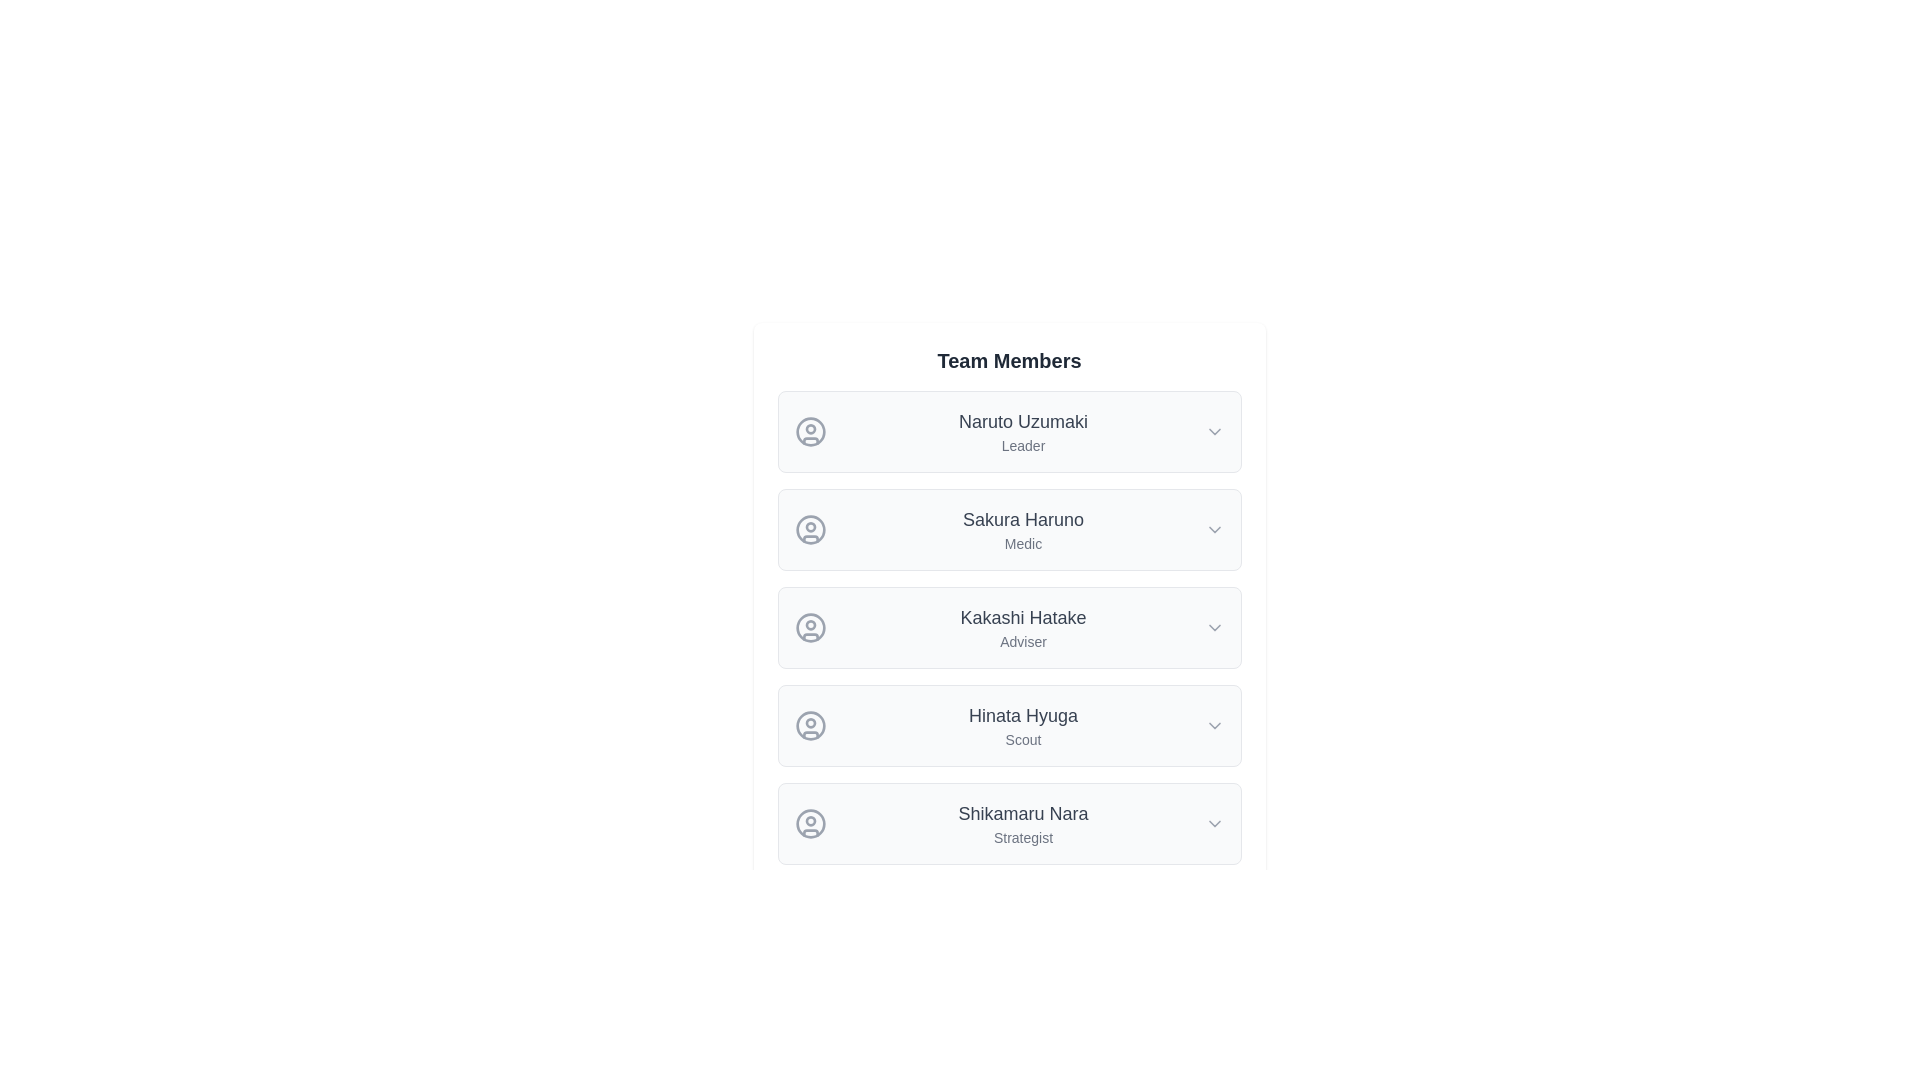 This screenshot has width=1920, height=1080. What do you see at coordinates (1023, 824) in the screenshot?
I see `text content of the Text Block displaying 'Shikamaru Nara' and its subtitle 'Strategist', located in the fifth card of the 'Team Members' list` at bounding box center [1023, 824].